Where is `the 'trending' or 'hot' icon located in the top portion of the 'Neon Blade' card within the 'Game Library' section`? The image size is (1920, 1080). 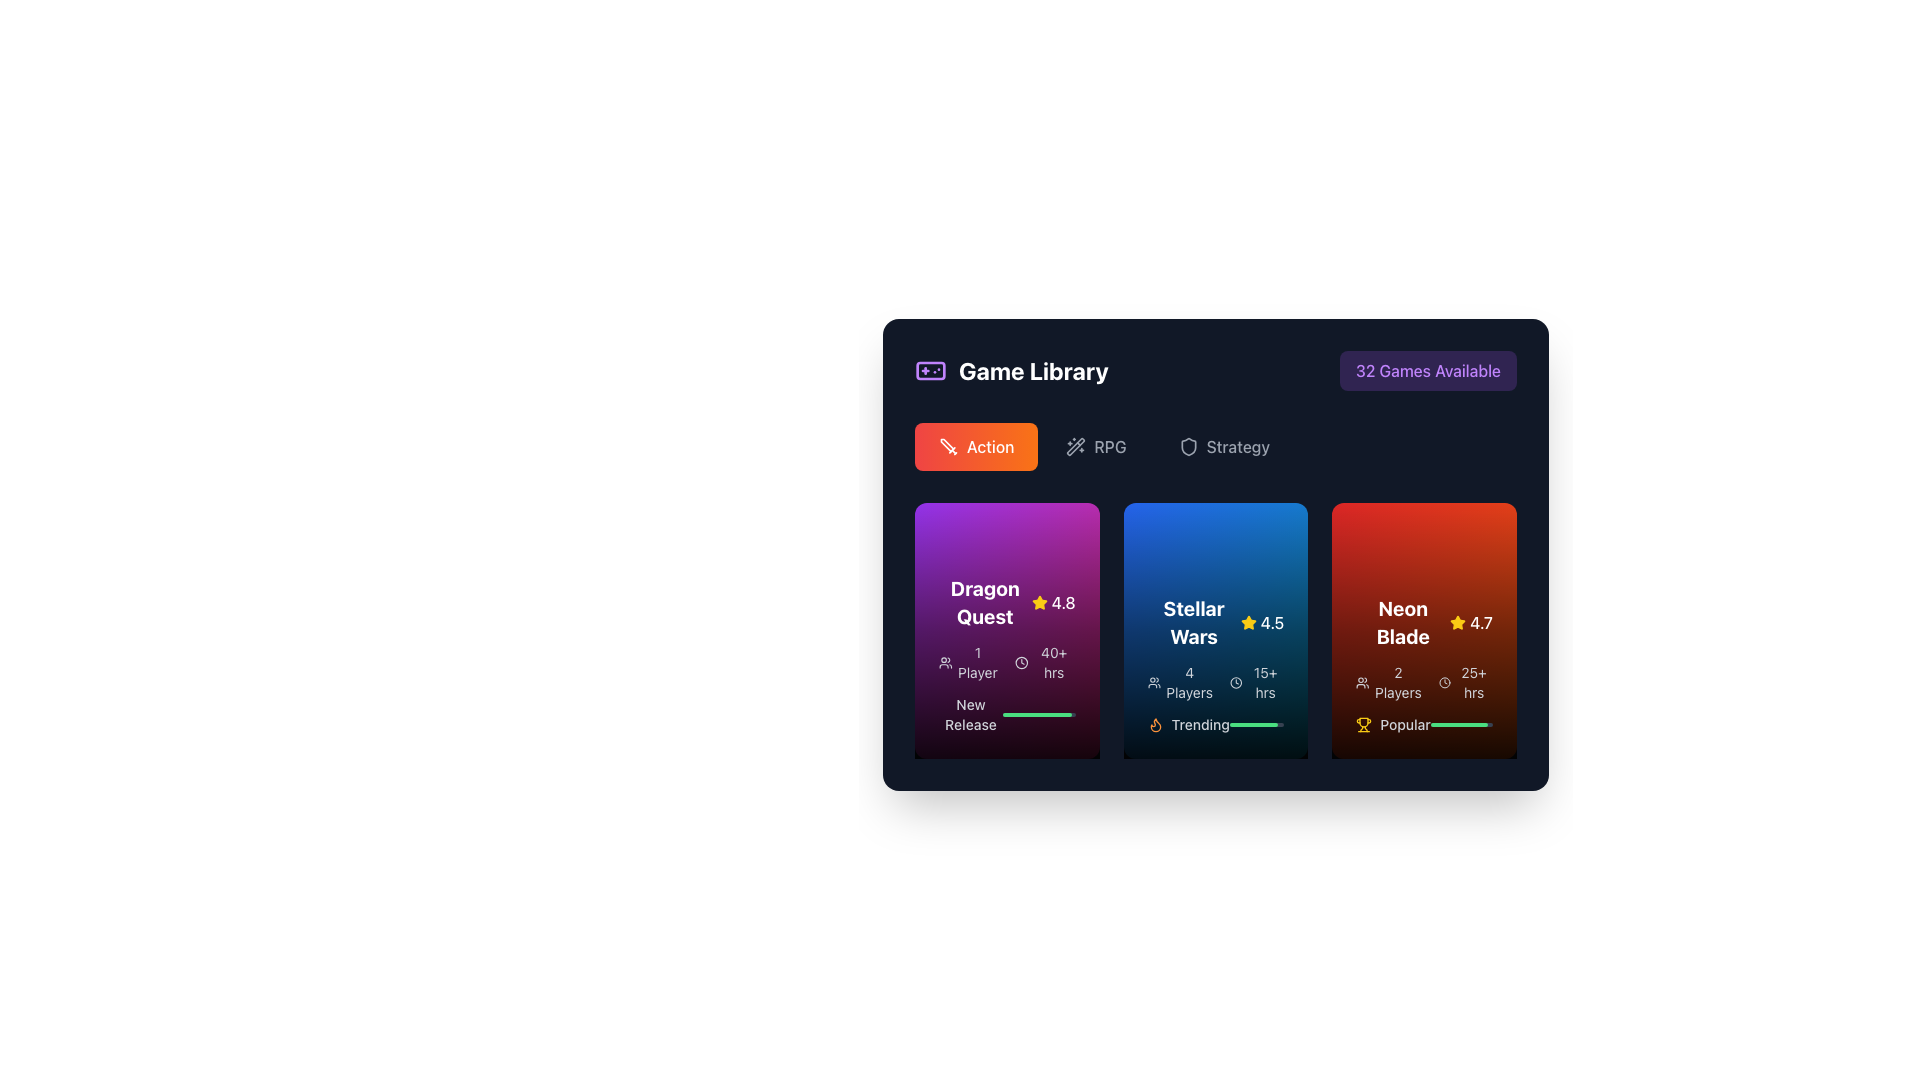
the 'trending' or 'hot' icon located in the top portion of the 'Neon Blade' card within the 'Game Library' section is located at coordinates (1155, 725).